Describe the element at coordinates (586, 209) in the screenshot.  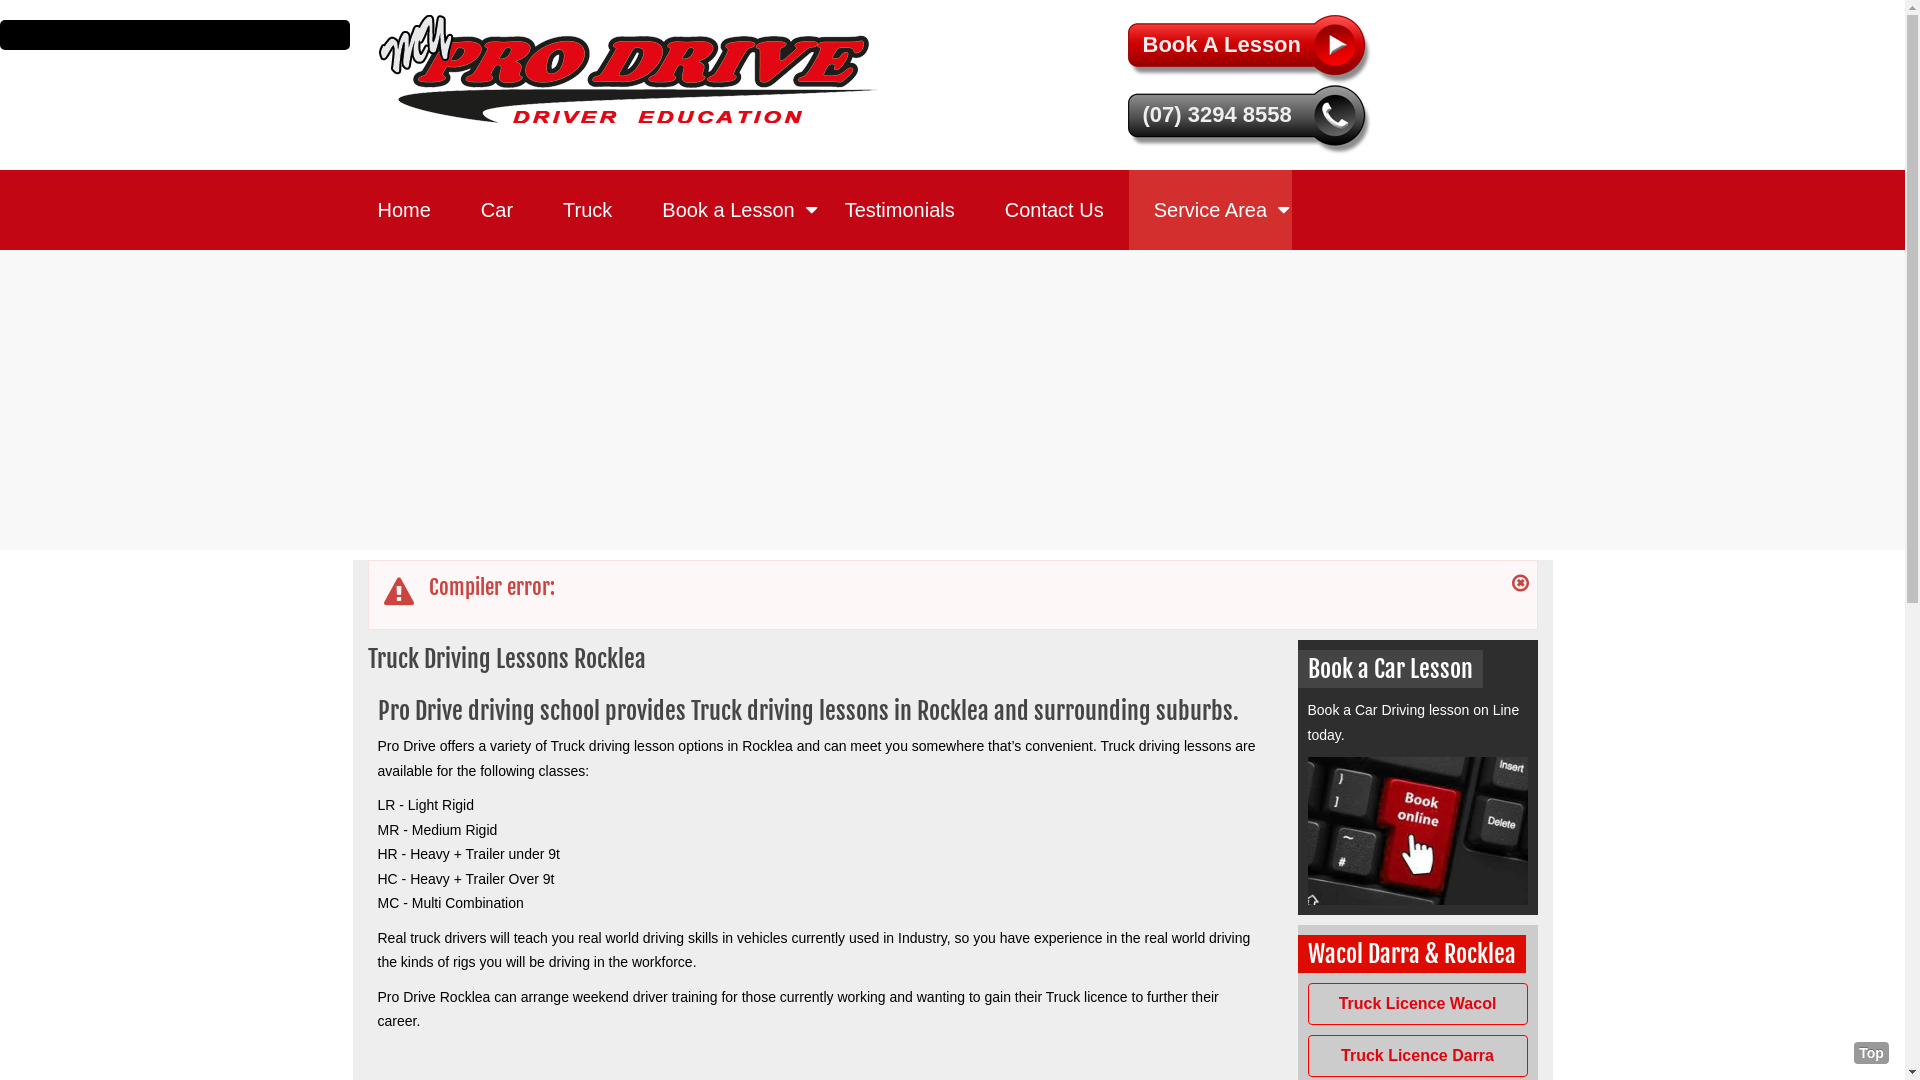
I see `'Truck'` at that location.